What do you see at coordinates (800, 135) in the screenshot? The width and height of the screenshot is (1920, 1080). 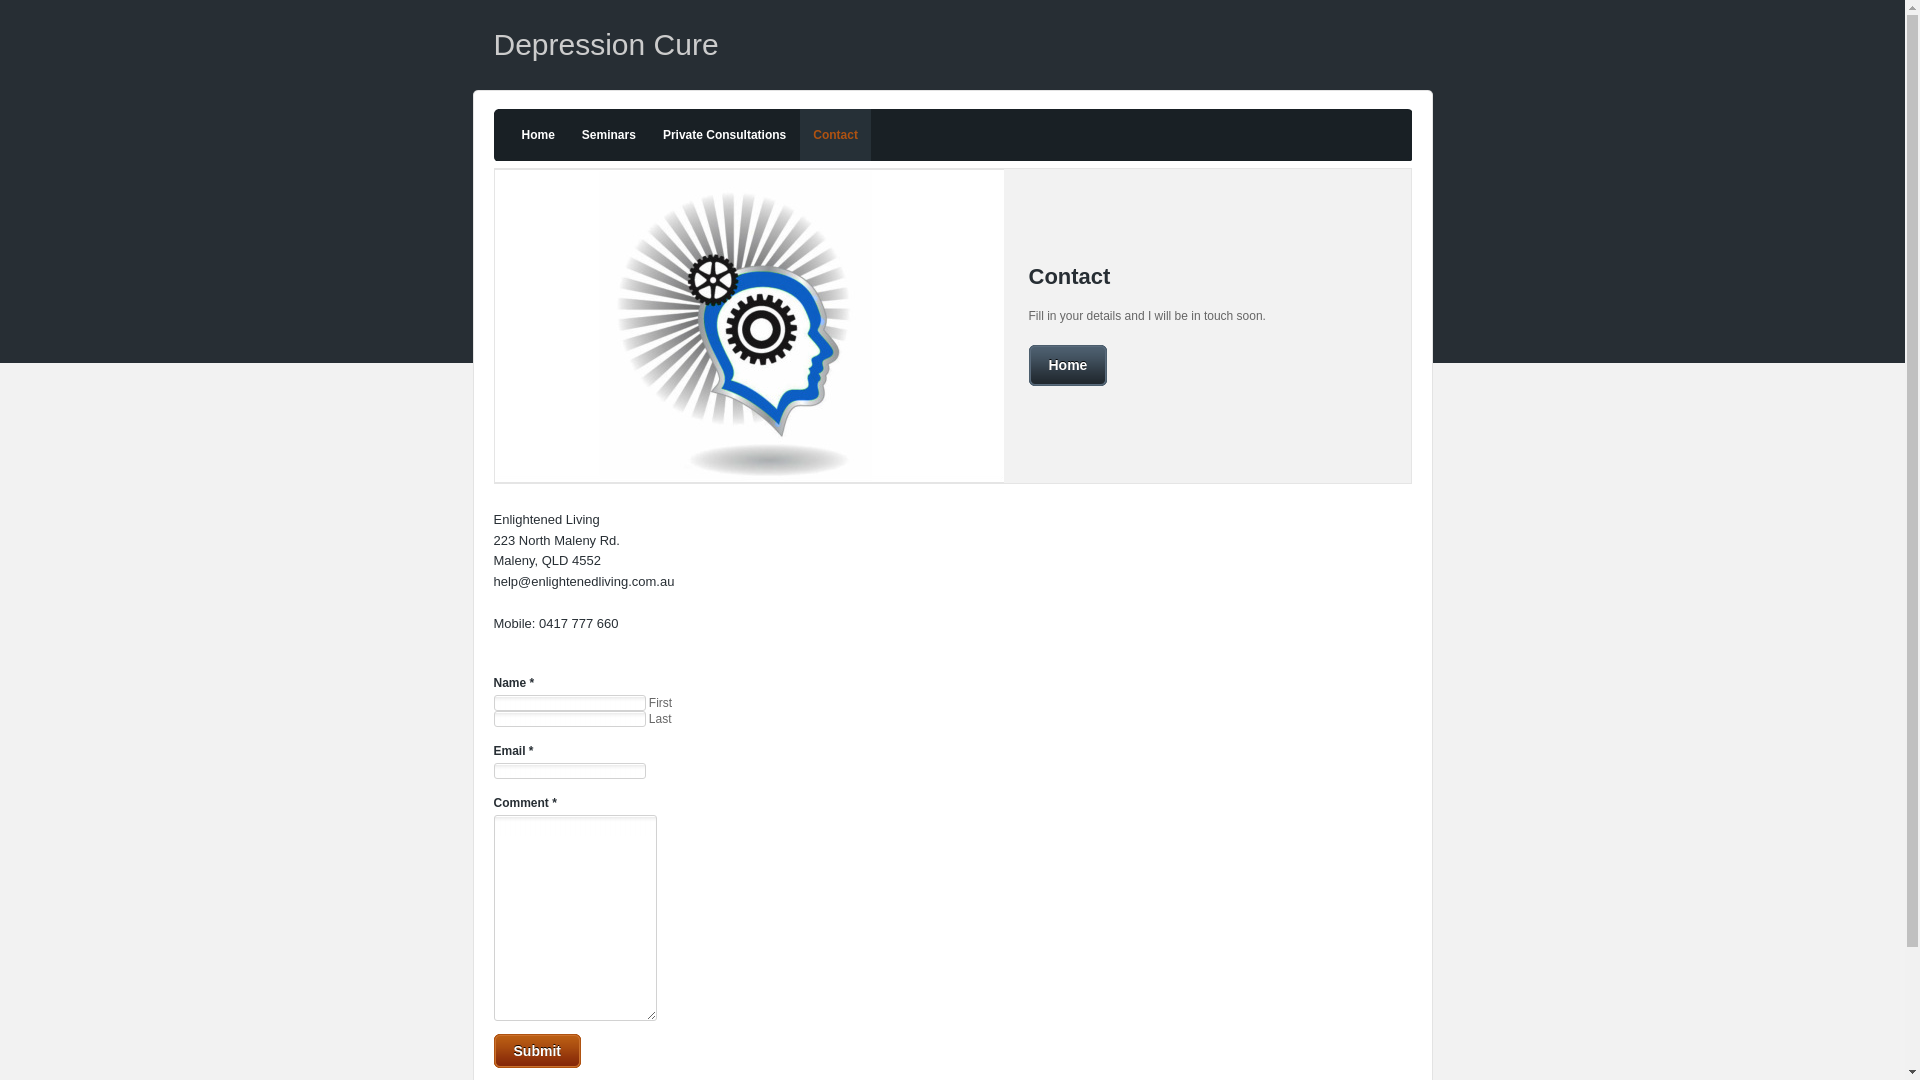 I see `'Contact'` at bounding box center [800, 135].